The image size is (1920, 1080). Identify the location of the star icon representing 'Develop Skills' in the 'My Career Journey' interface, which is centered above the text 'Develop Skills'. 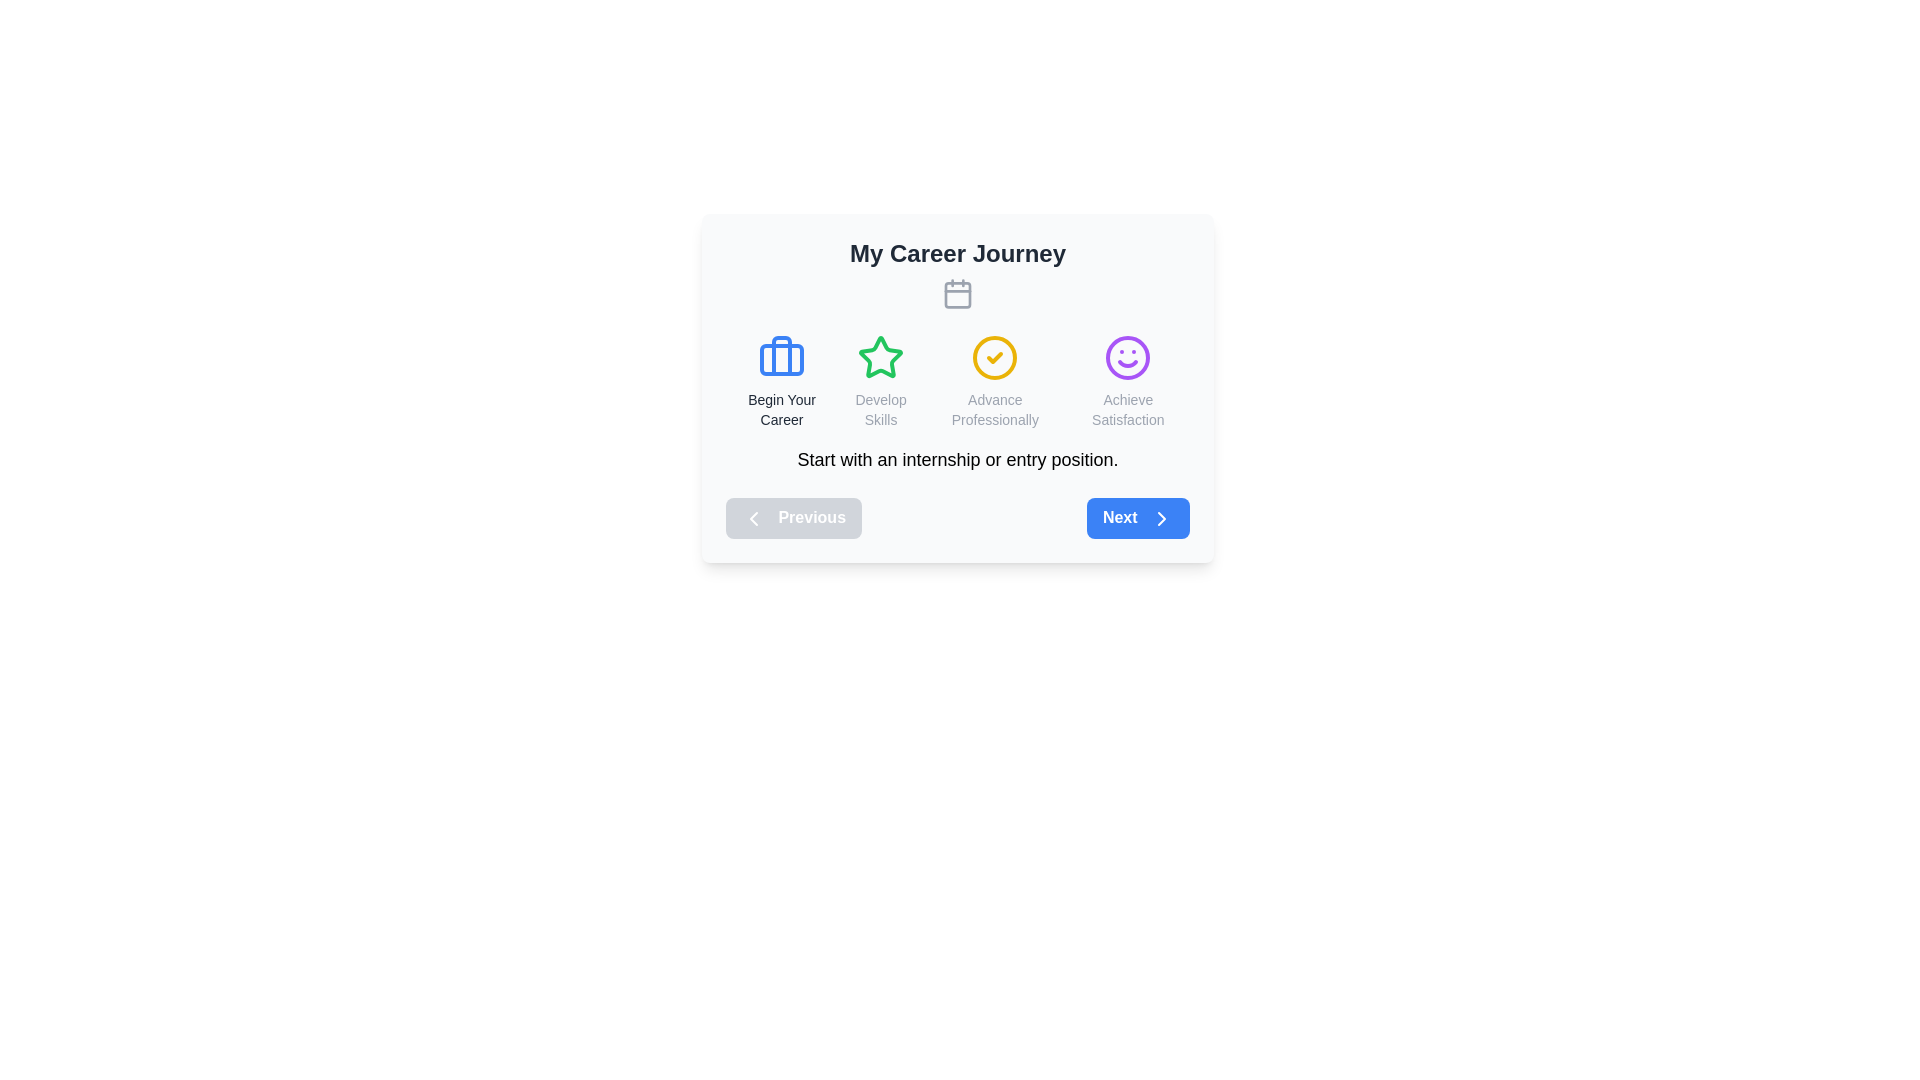
(880, 357).